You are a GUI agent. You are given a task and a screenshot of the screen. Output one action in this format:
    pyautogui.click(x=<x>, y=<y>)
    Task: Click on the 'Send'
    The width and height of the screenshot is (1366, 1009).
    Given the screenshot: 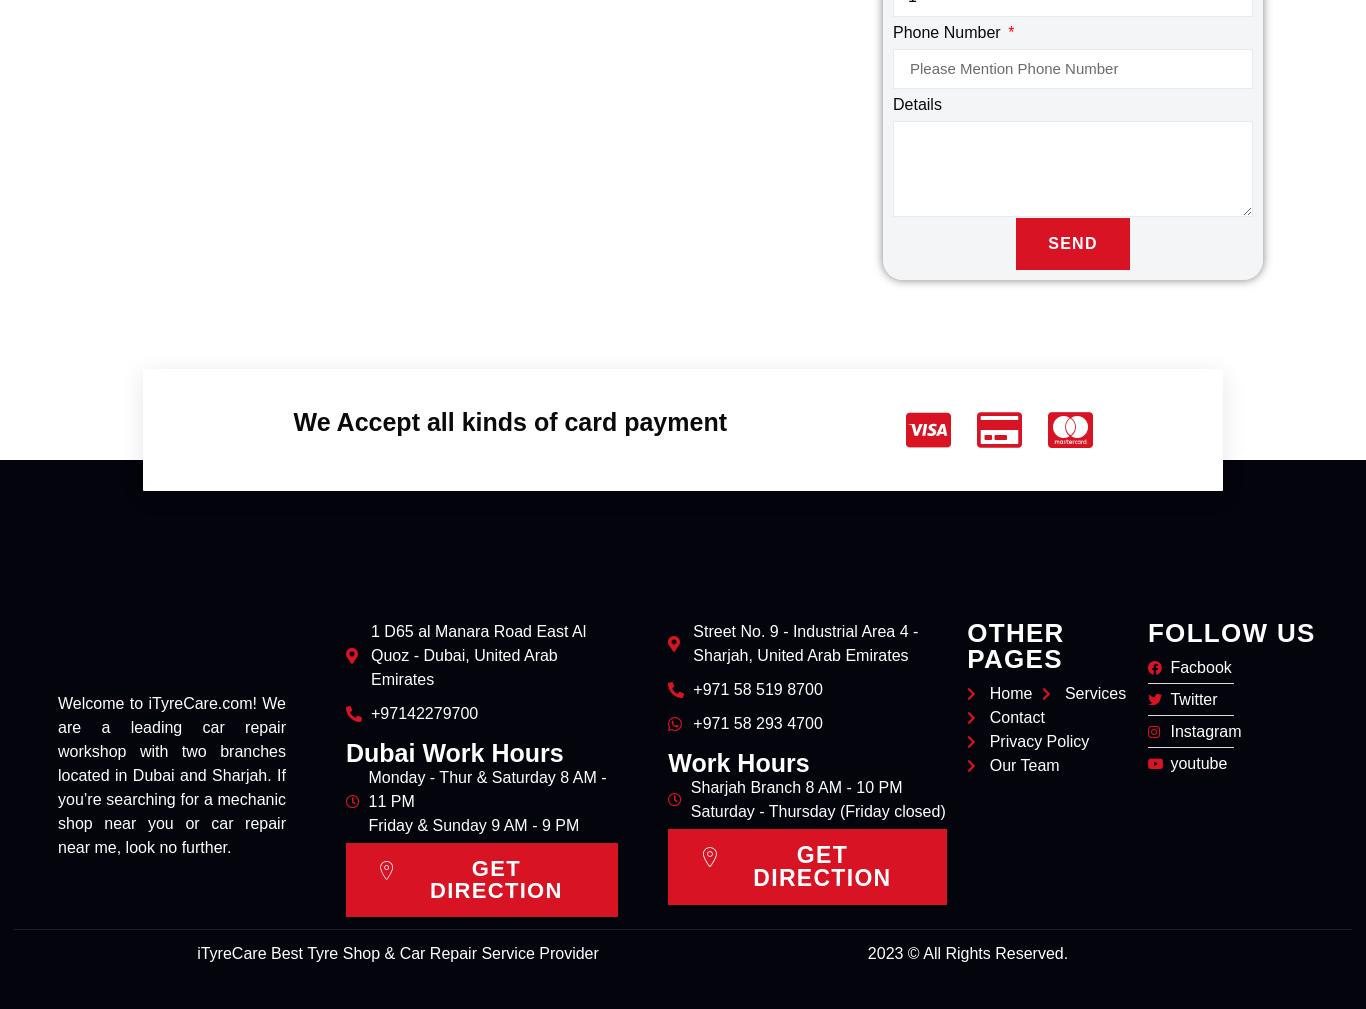 What is the action you would take?
    pyautogui.click(x=1046, y=241)
    